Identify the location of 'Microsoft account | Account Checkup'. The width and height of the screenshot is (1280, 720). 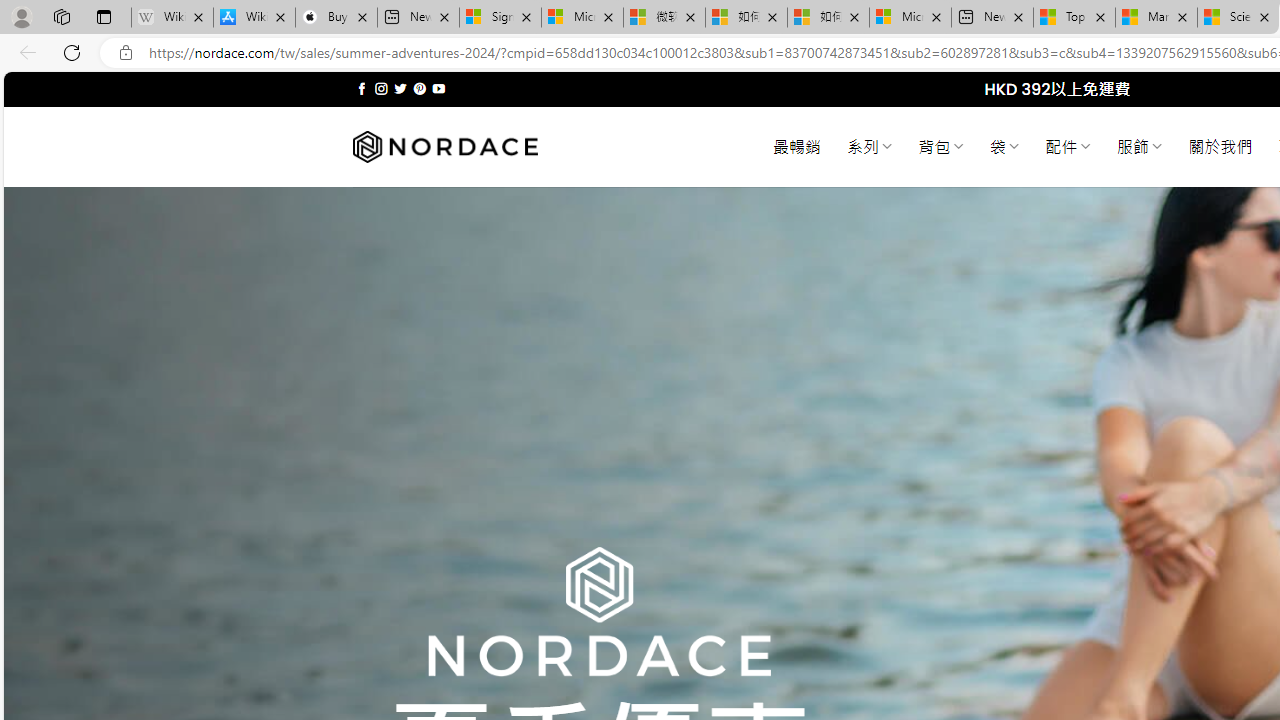
(909, 17).